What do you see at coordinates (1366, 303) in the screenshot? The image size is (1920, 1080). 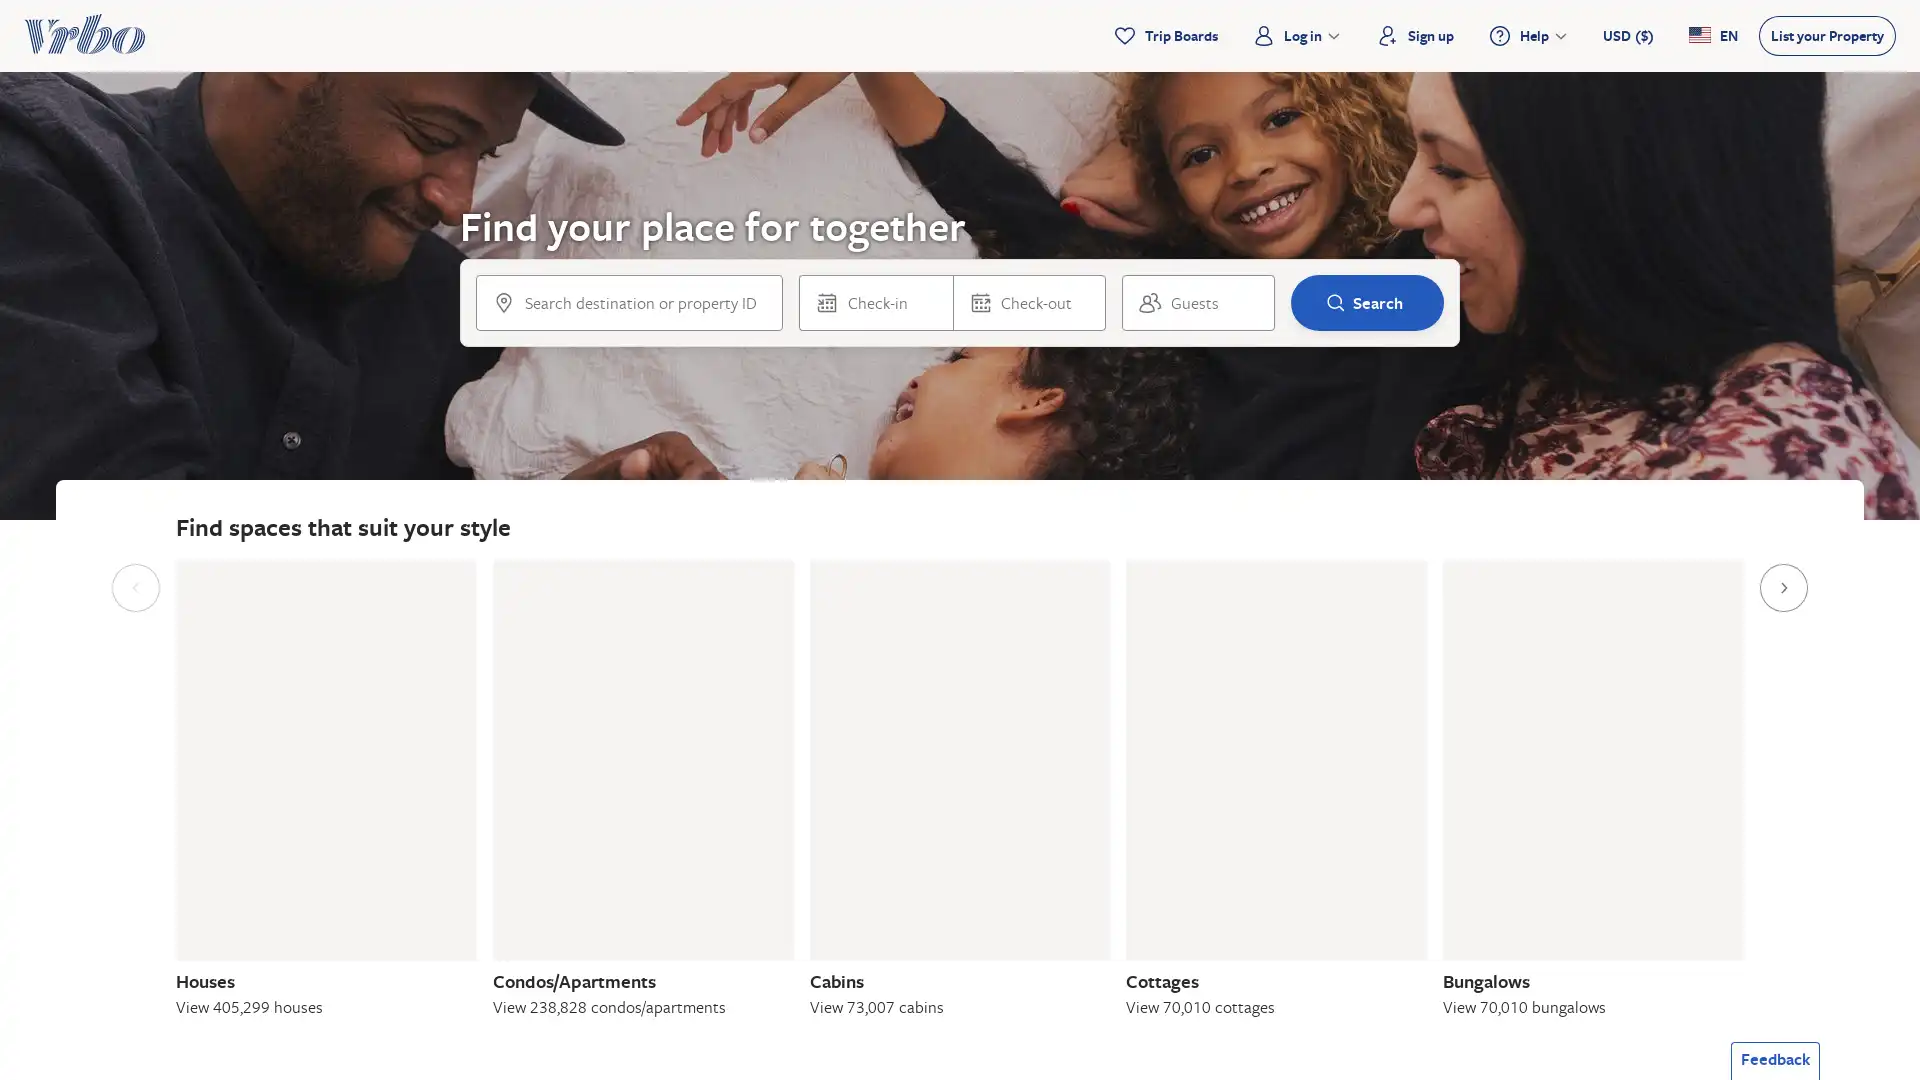 I see `Search` at bounding box center [1366, 303].